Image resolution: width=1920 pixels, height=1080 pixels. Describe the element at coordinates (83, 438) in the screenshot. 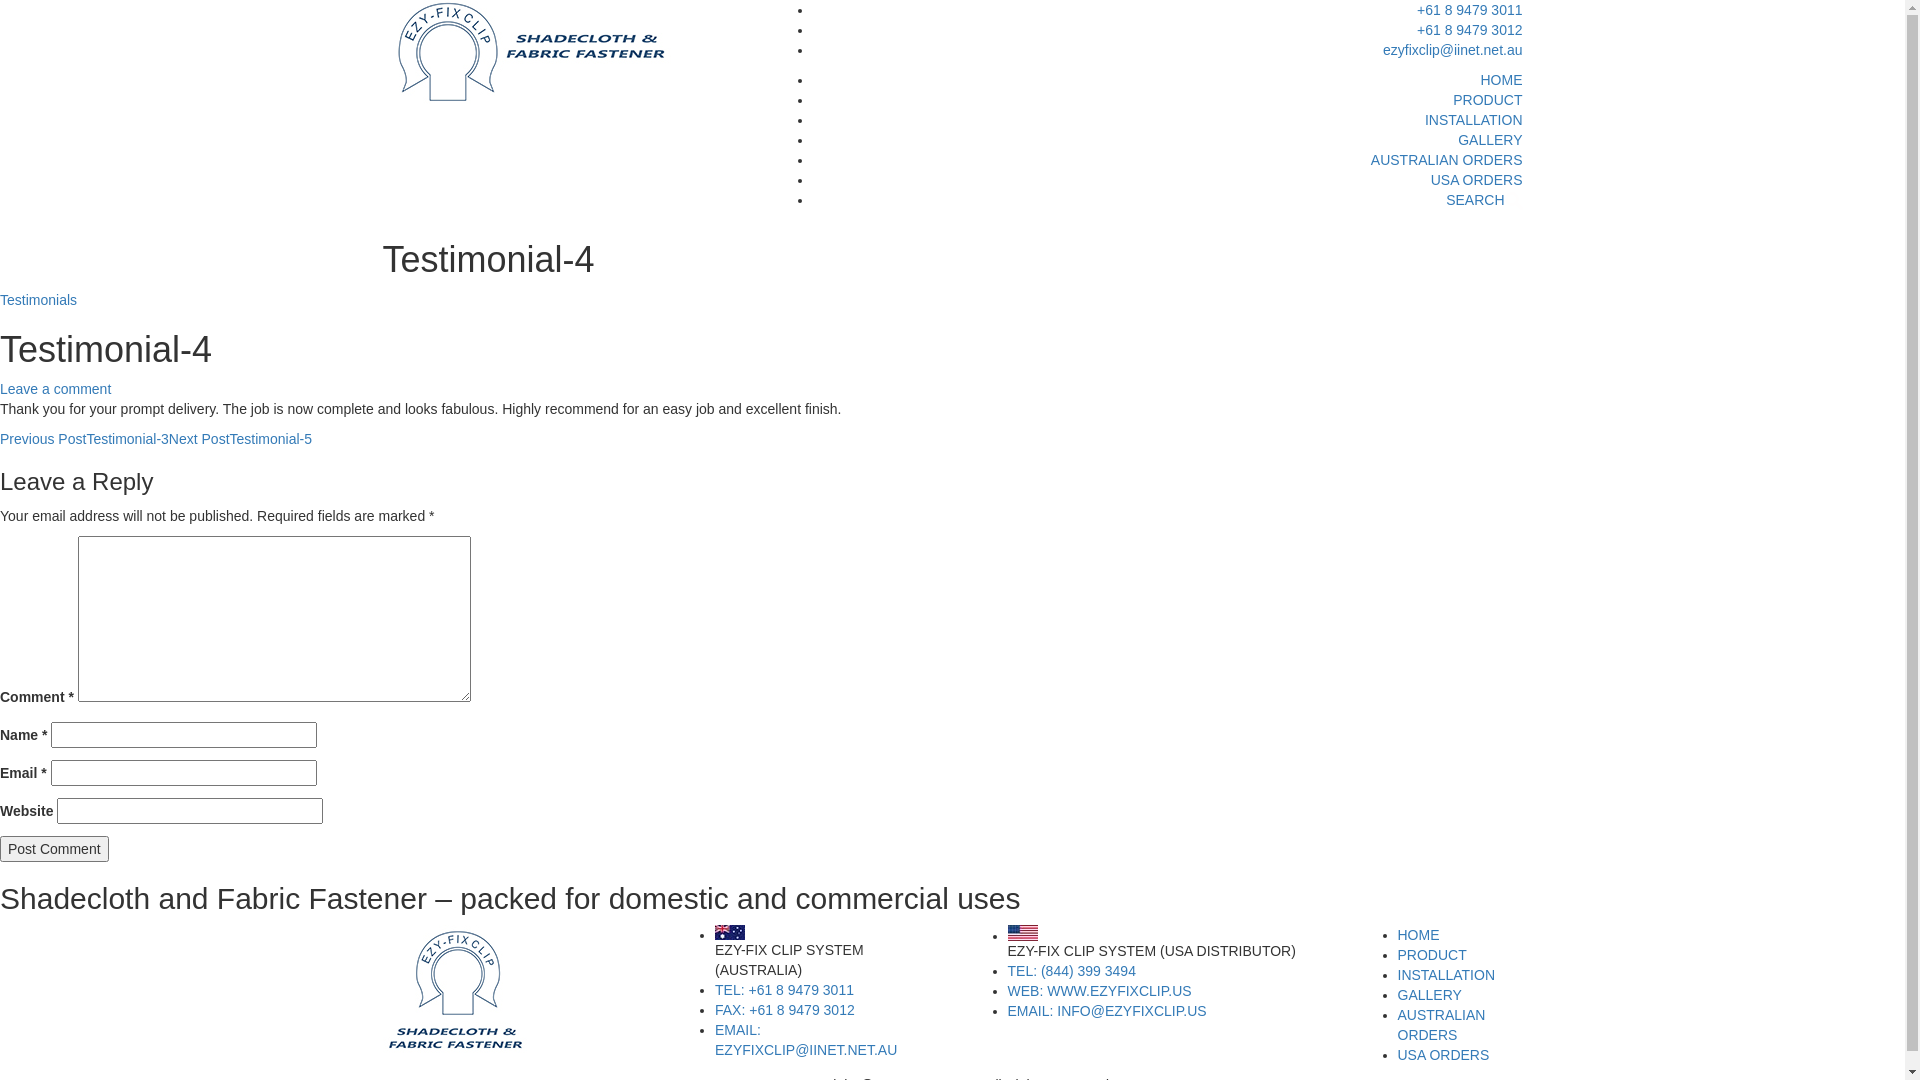

I see `'Previous PostTestimonial-3'` at that location.